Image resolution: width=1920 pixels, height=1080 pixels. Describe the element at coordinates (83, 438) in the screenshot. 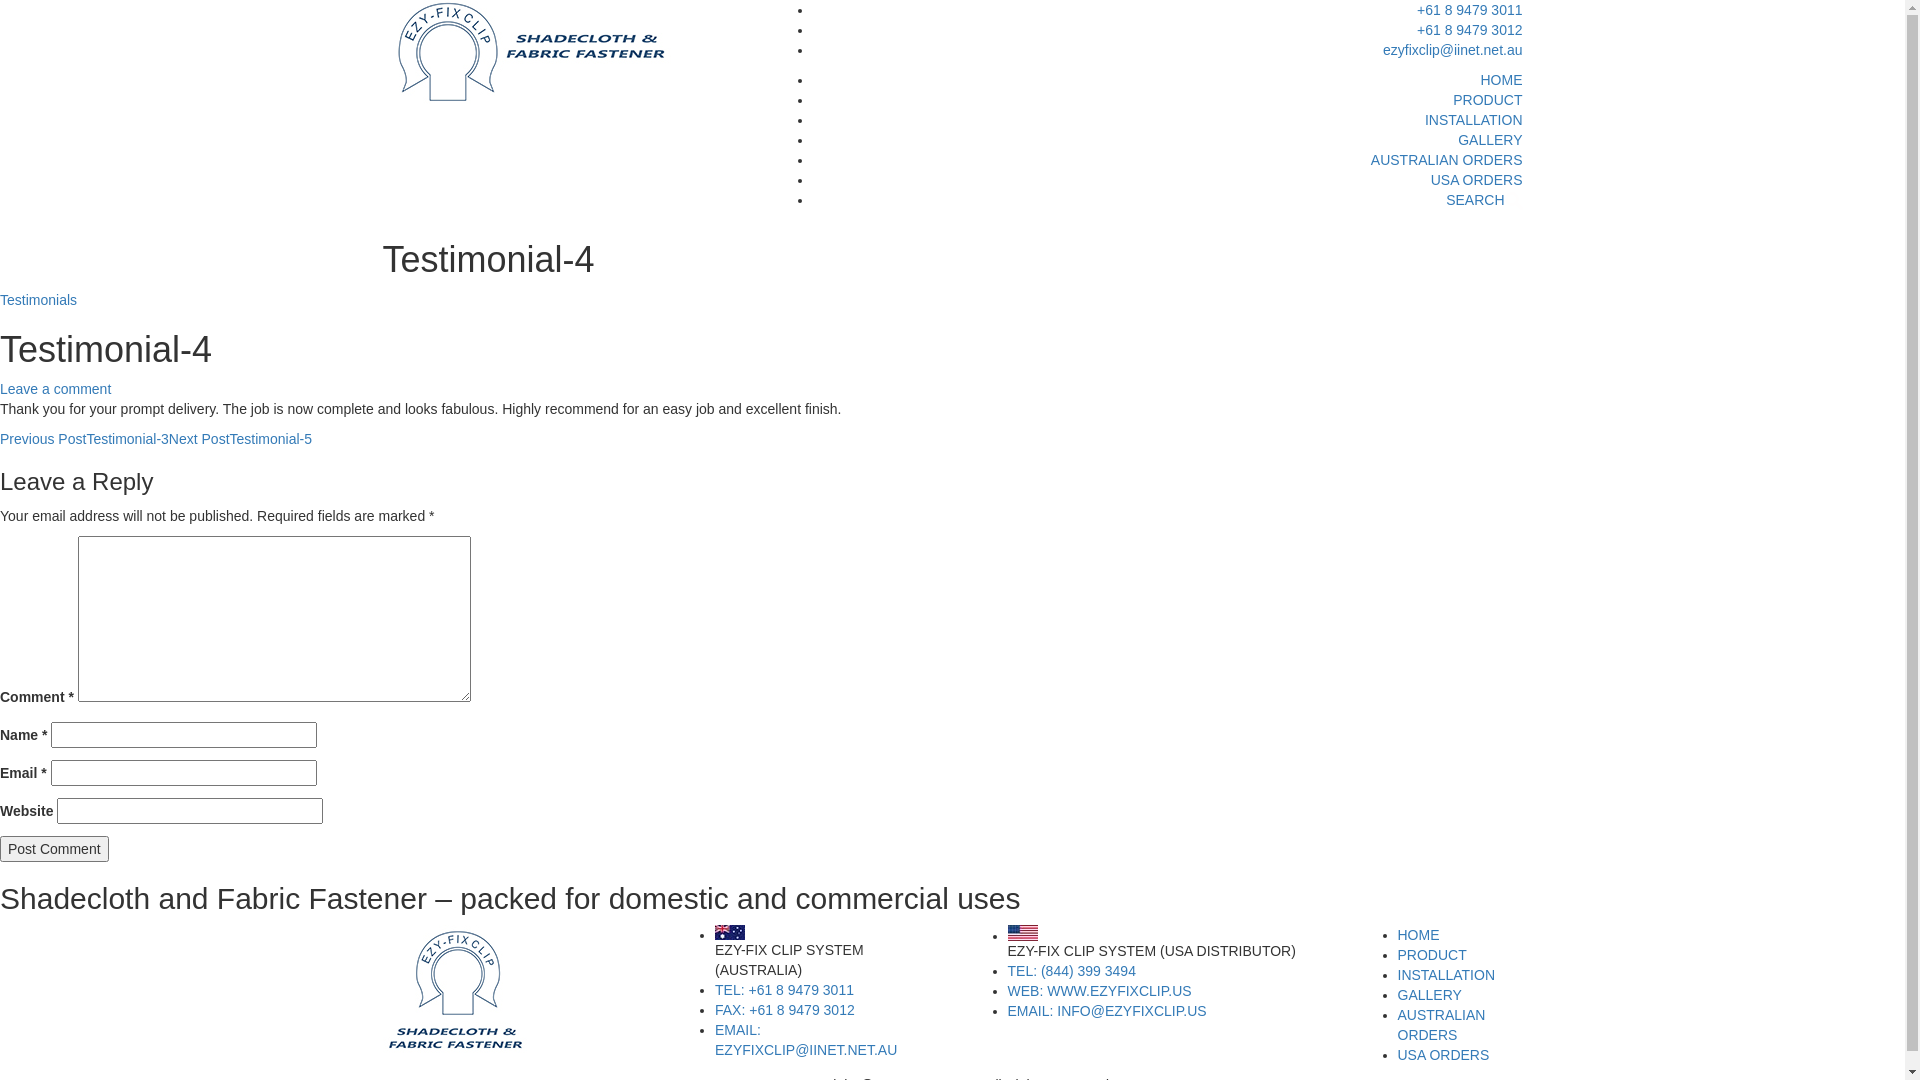

I see `'Previous PostTestimonial-3'` at that location.